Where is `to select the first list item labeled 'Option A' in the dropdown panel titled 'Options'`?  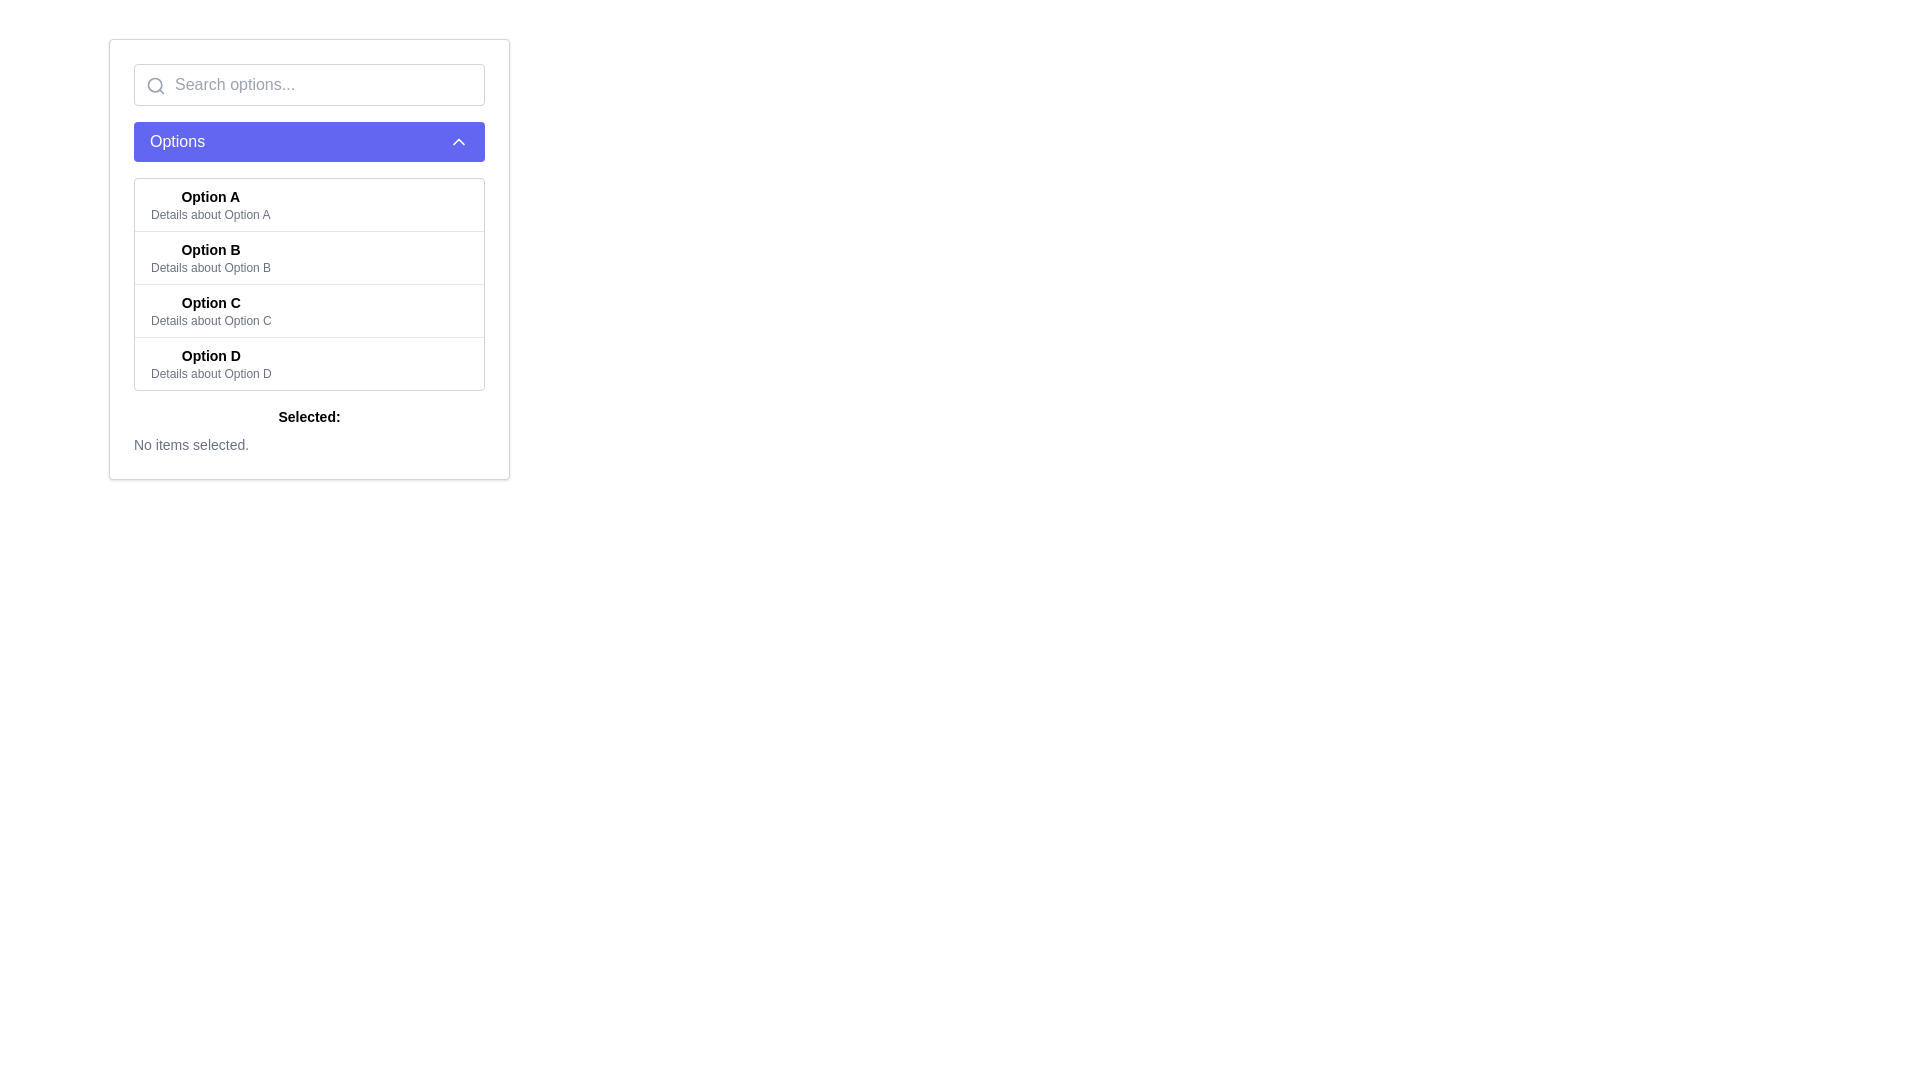 to select the first list item labeled 'Option A' in the dropdown panel titled 'Options' is located at coordinates (210, 204).